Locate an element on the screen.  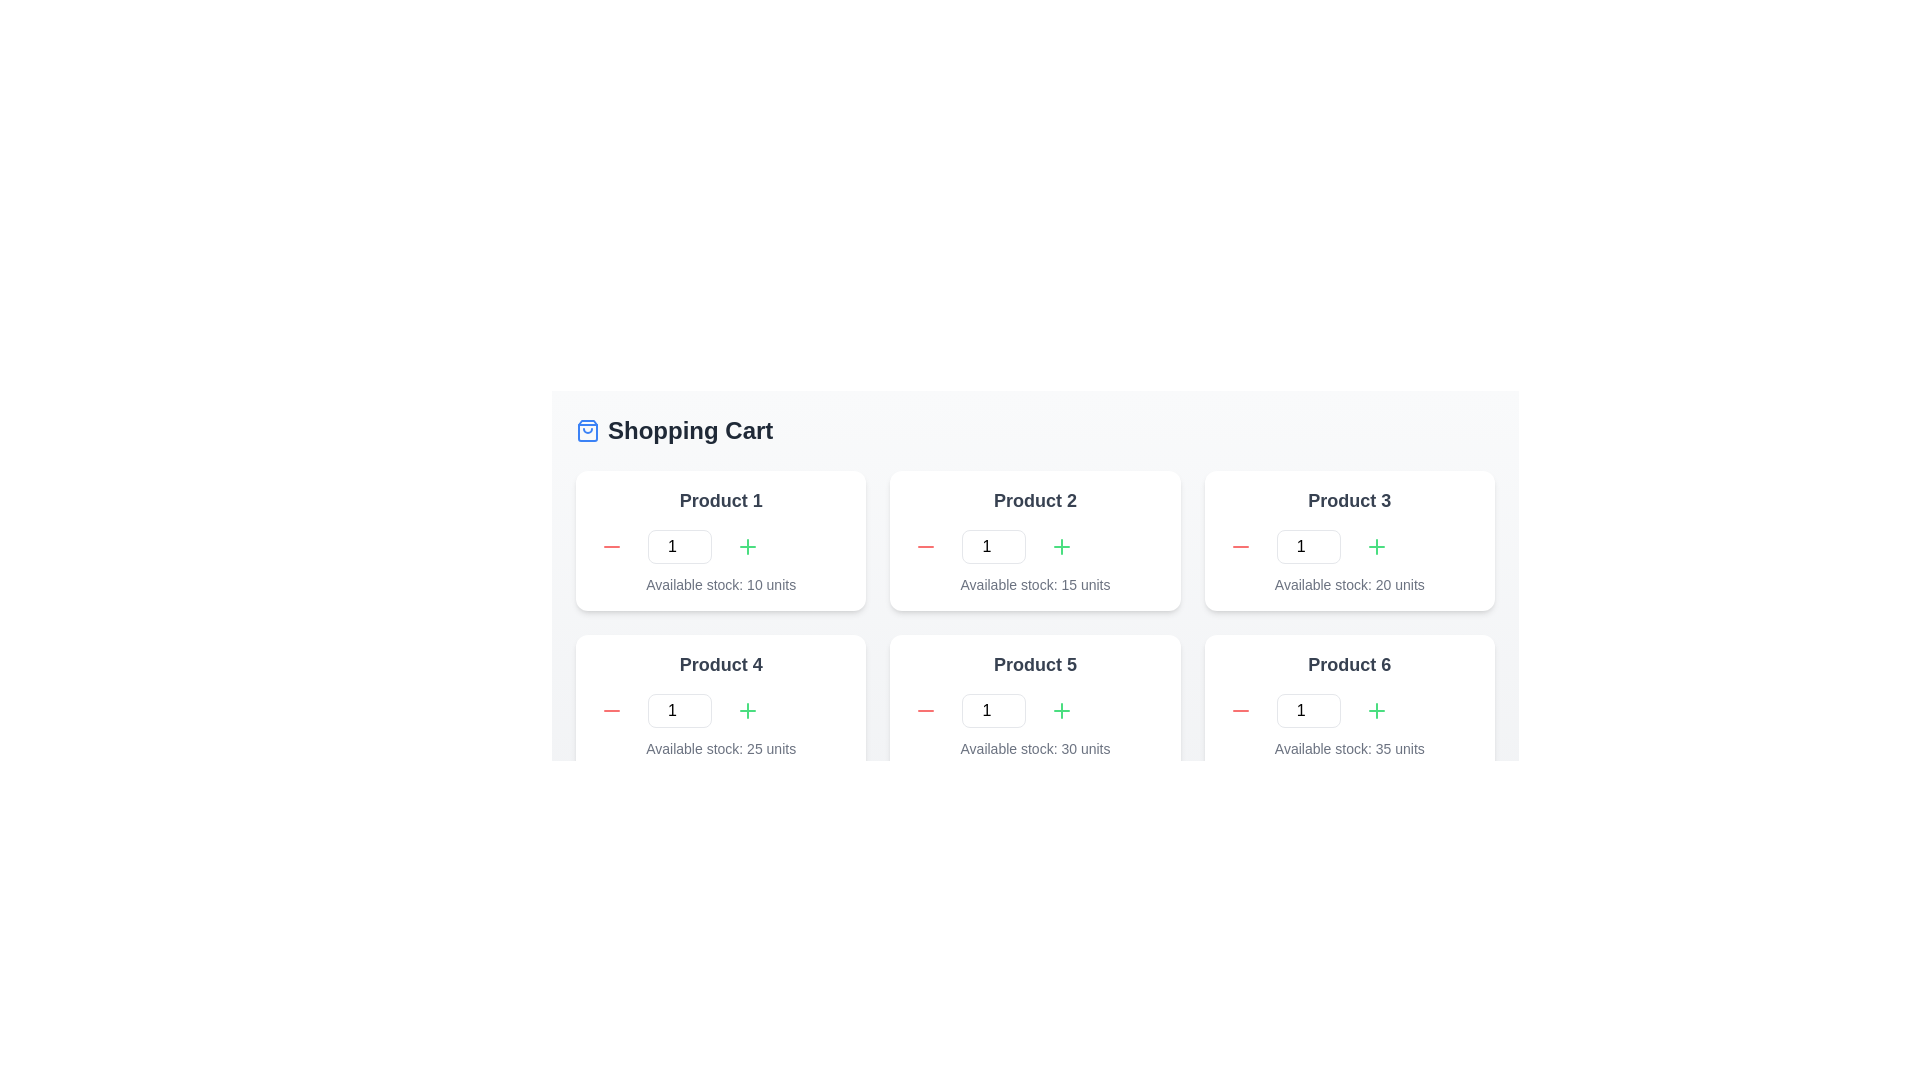
the increment button located to the immediate right of the quantity input box in the fourth product card is located at coordinates (747, 709).